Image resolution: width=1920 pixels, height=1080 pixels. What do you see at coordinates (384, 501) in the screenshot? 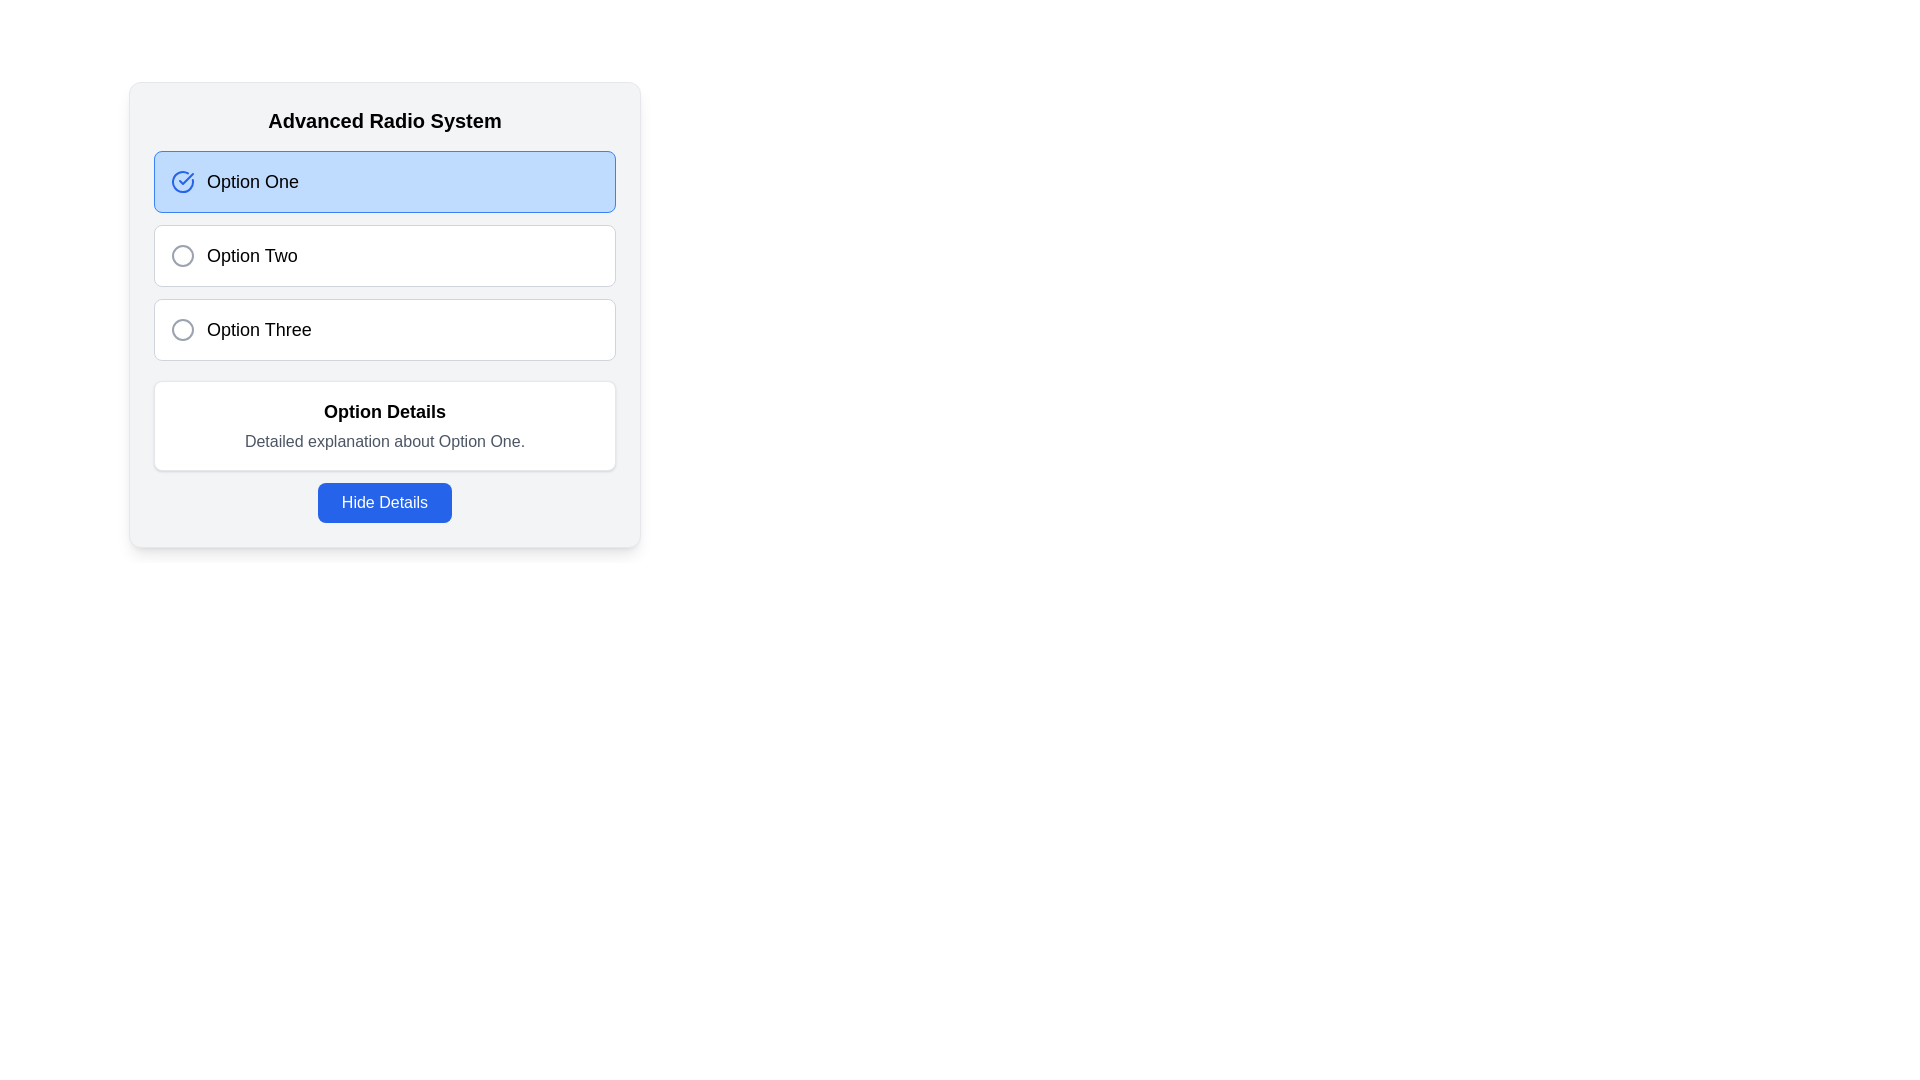
I see `the button located at the bottom of the 'Advanced Radio System' panel` at bounding box center [384, 501].